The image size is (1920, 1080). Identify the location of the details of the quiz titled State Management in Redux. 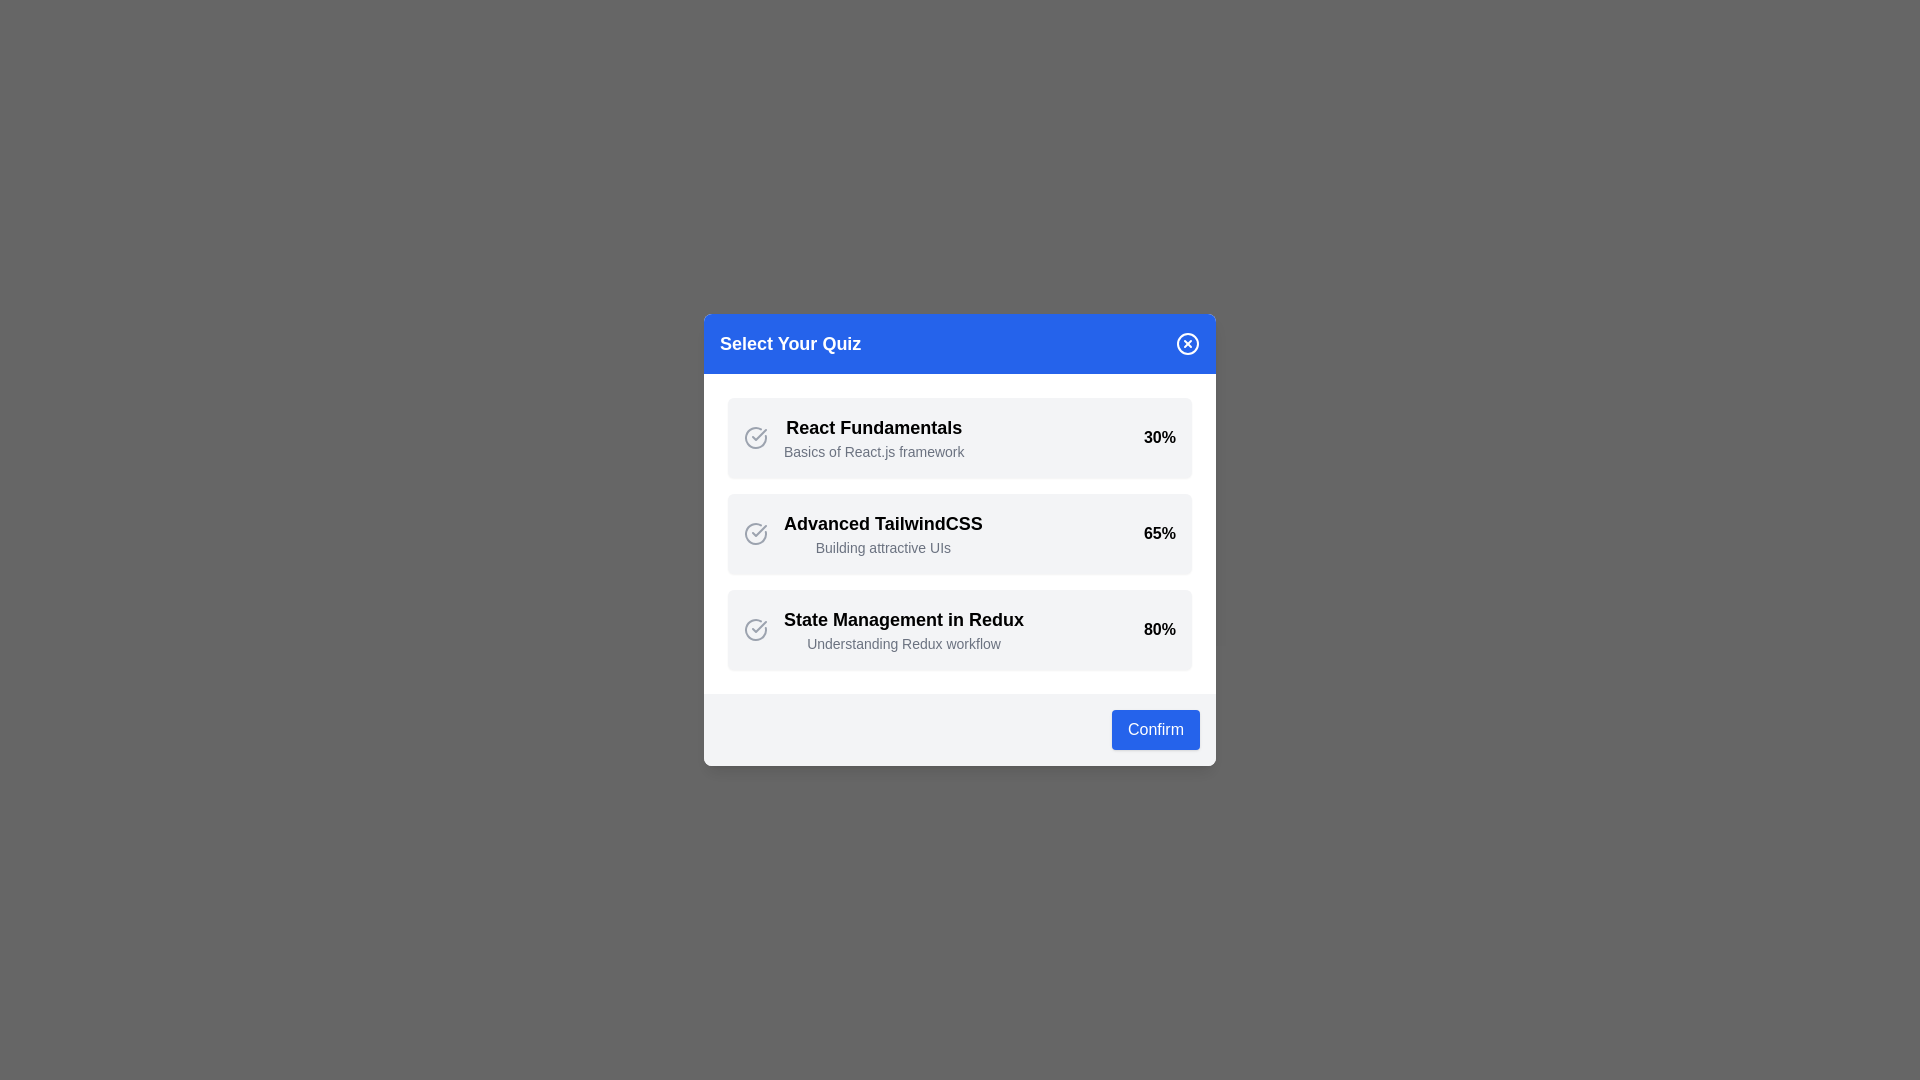
(902, 619).